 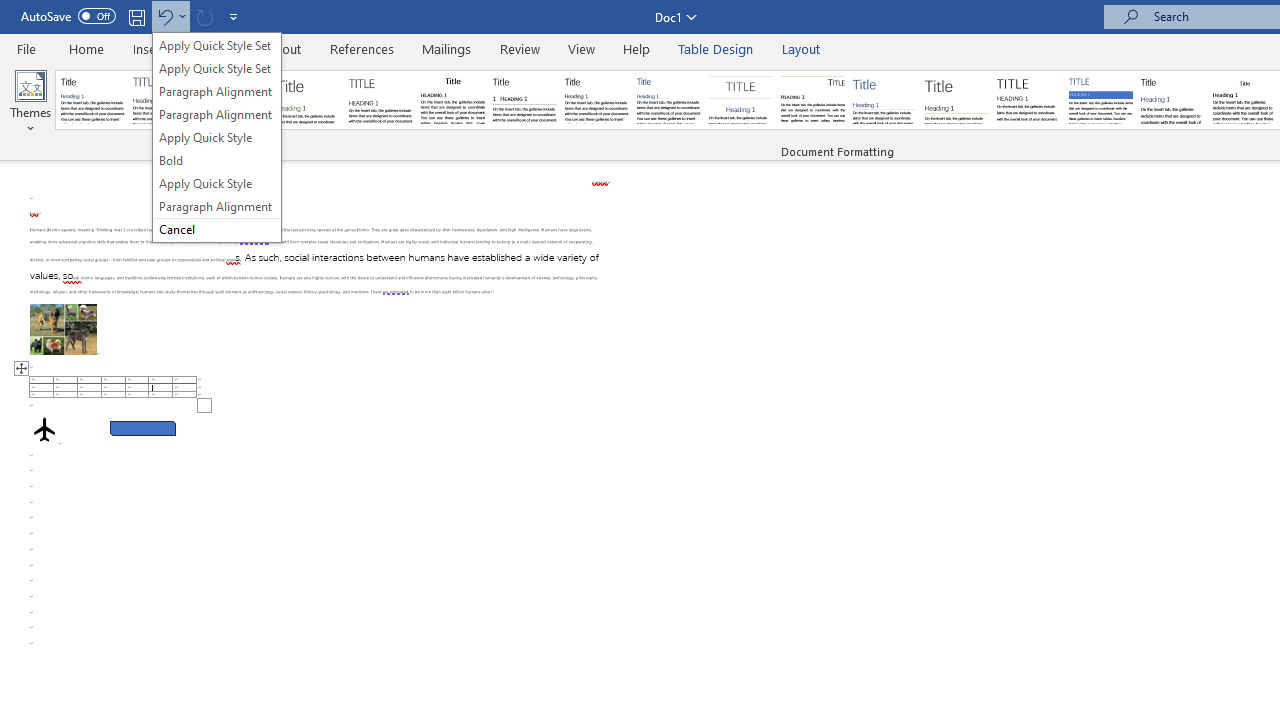 What do you see at coordinates (164, 16) in the screenshot?
I see `'Undo Apply Quick Style Set'` at bounding box center [164, 16].